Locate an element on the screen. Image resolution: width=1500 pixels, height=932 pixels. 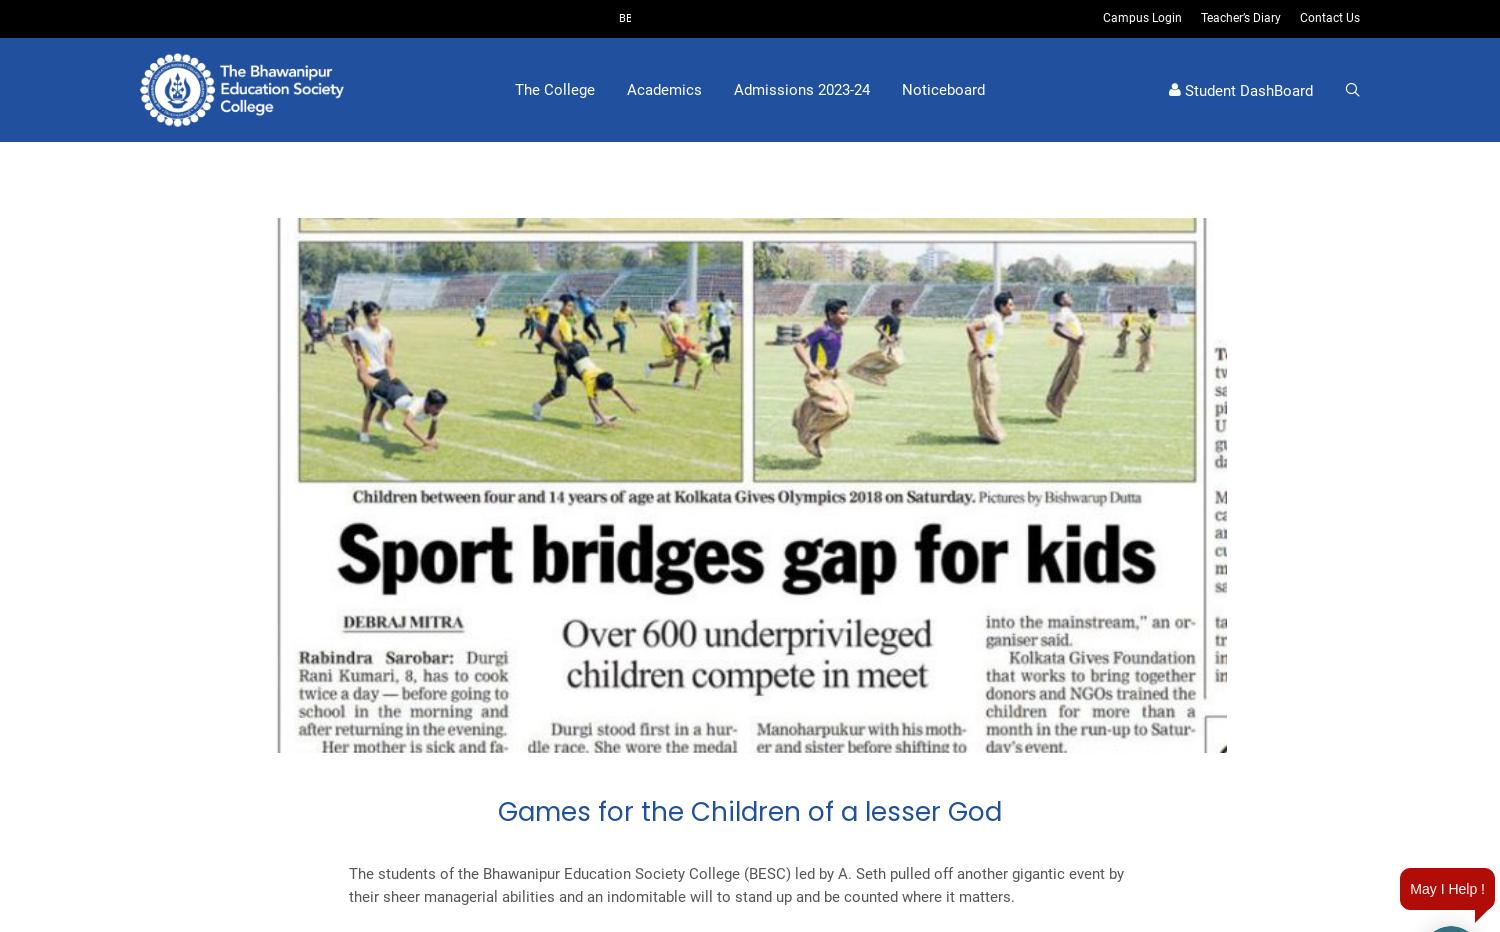
'Games for the Children of a lesser God' is located at coordinates (750, 811).